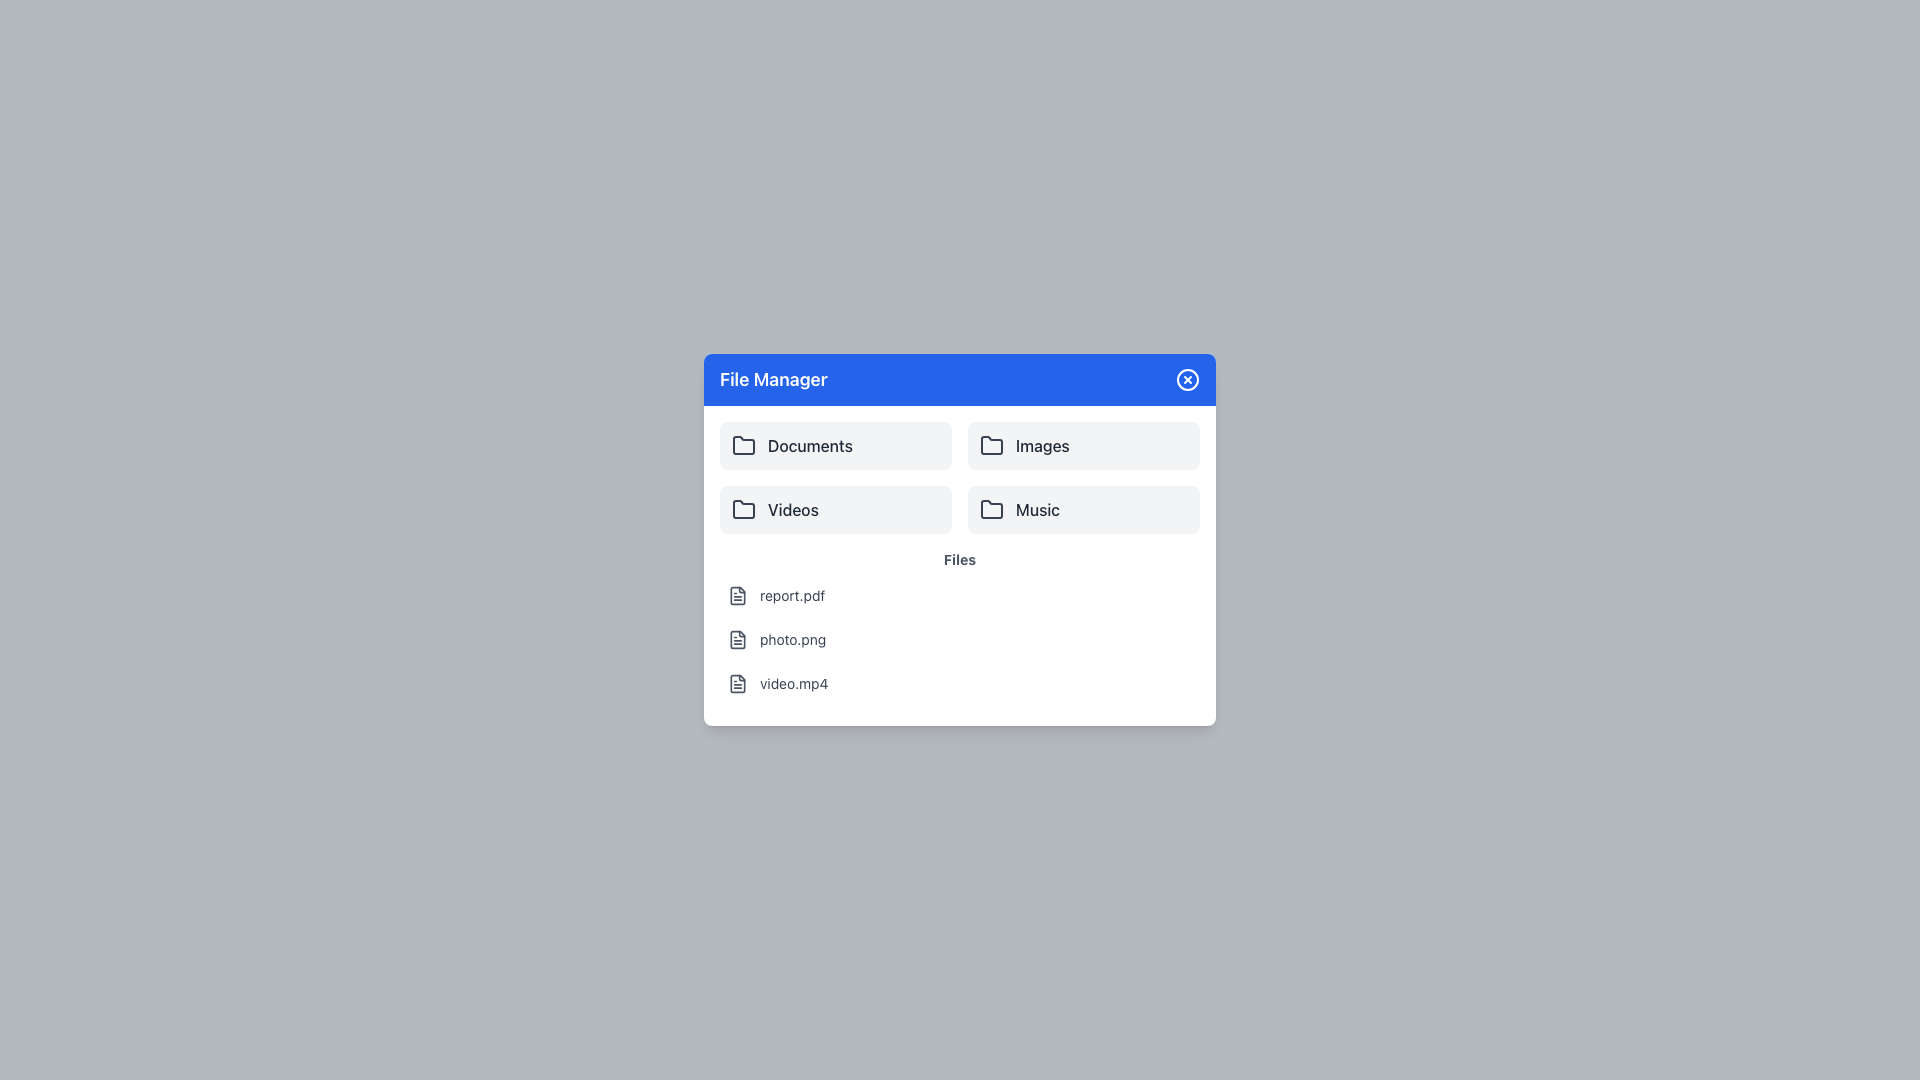 The image size is (1920, 1080). I want to click on the 'Images' folder icon located on the left side of the 'Images' group in the File Manager, so click(992, 445).